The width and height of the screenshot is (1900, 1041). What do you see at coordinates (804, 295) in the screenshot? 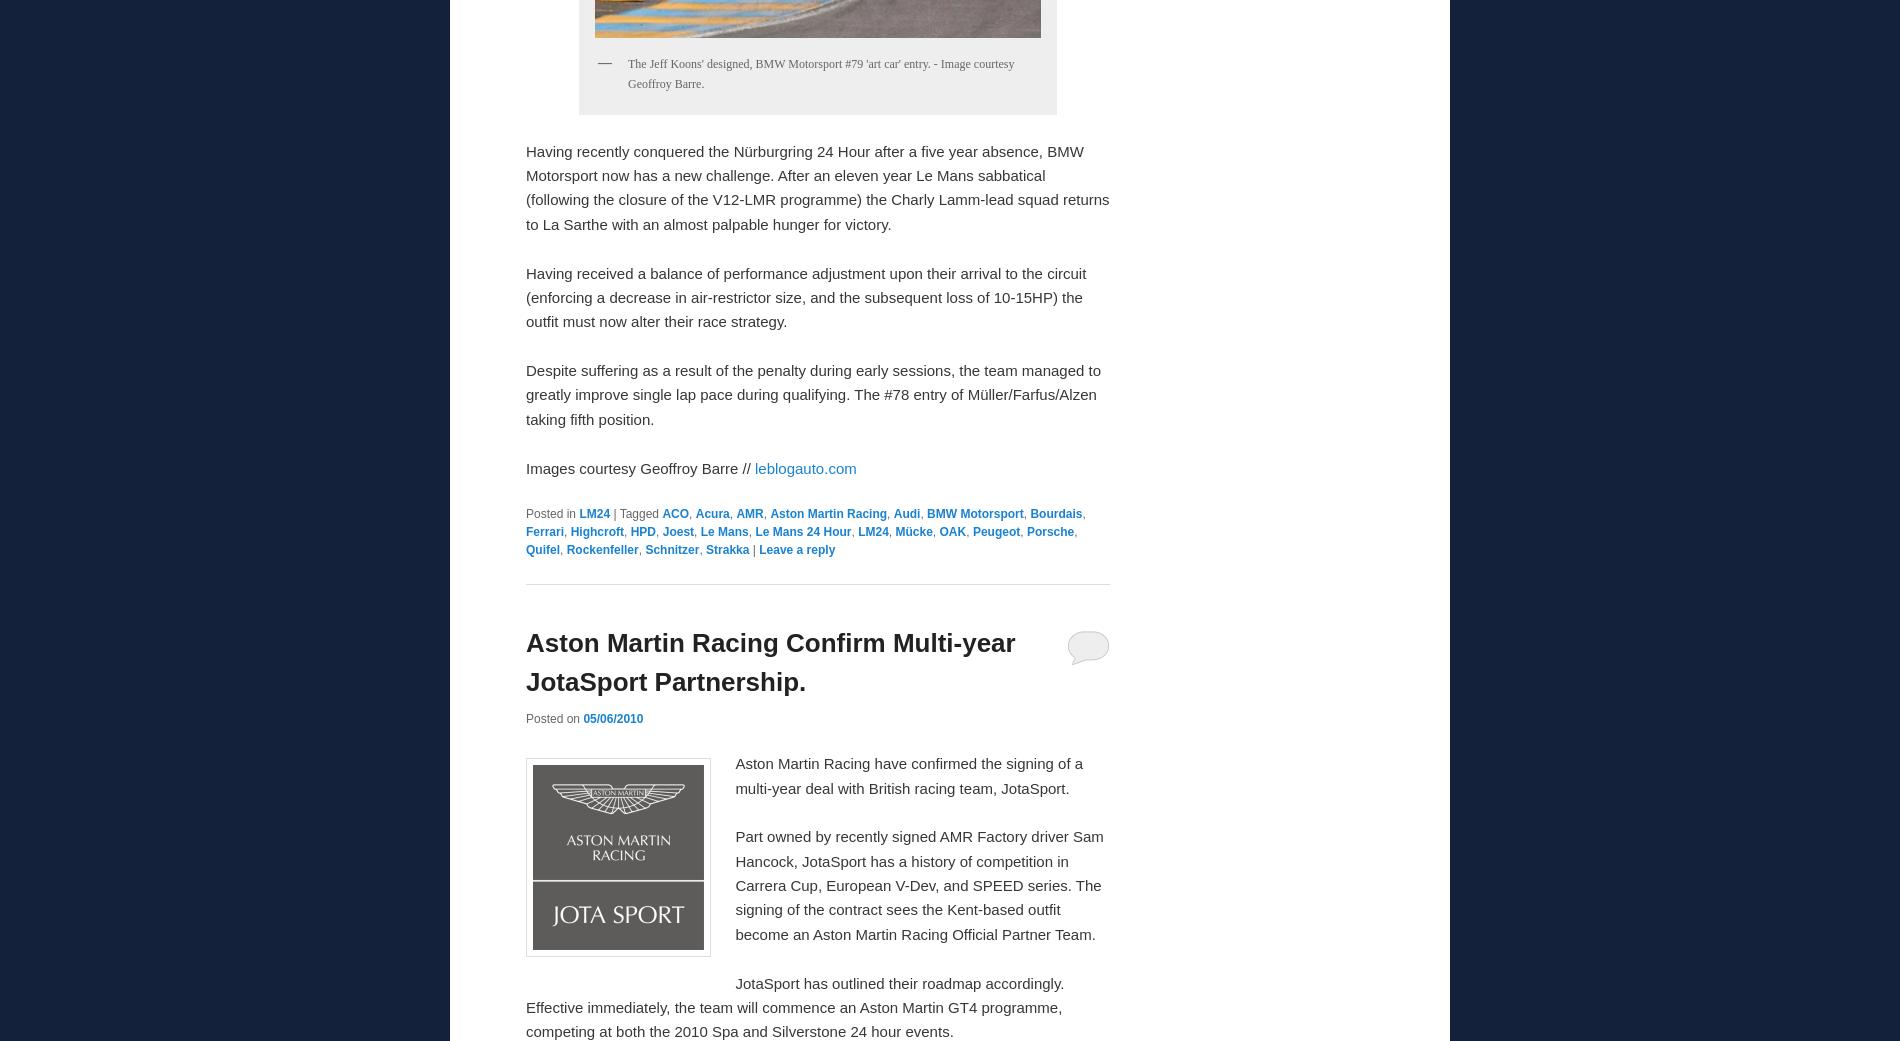
I see `'Having received a balance of performance adjustment upon their arrival to the circuit (enforcing a decrease in air-restrictor size, and the subsequent loss of 10-15HP) the outfit must now alter their race strategy.'` at bounding box center [804, 295].